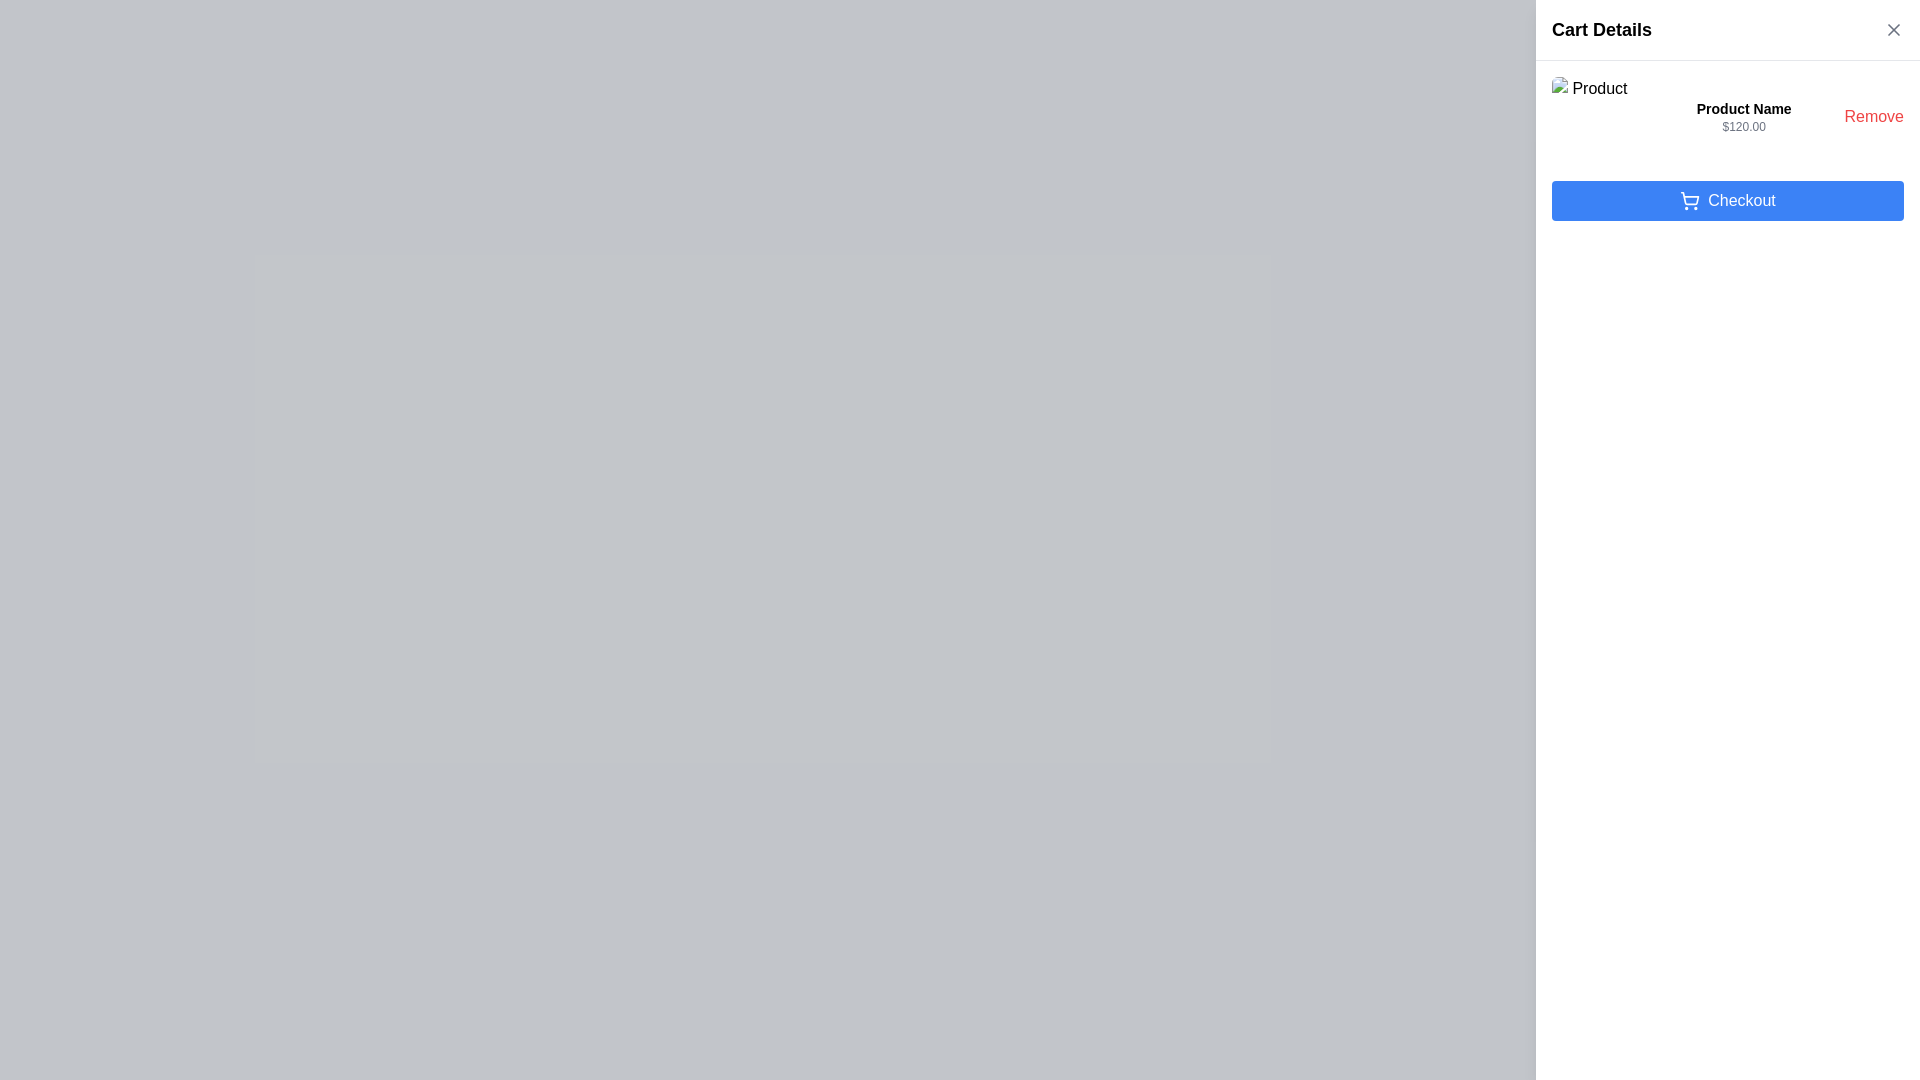 This screenshot has width=1920, height=1080. I want to click on text displaying the price of the product located below 'Product Name' in the top-right of the cart view, so click(1743, 127).